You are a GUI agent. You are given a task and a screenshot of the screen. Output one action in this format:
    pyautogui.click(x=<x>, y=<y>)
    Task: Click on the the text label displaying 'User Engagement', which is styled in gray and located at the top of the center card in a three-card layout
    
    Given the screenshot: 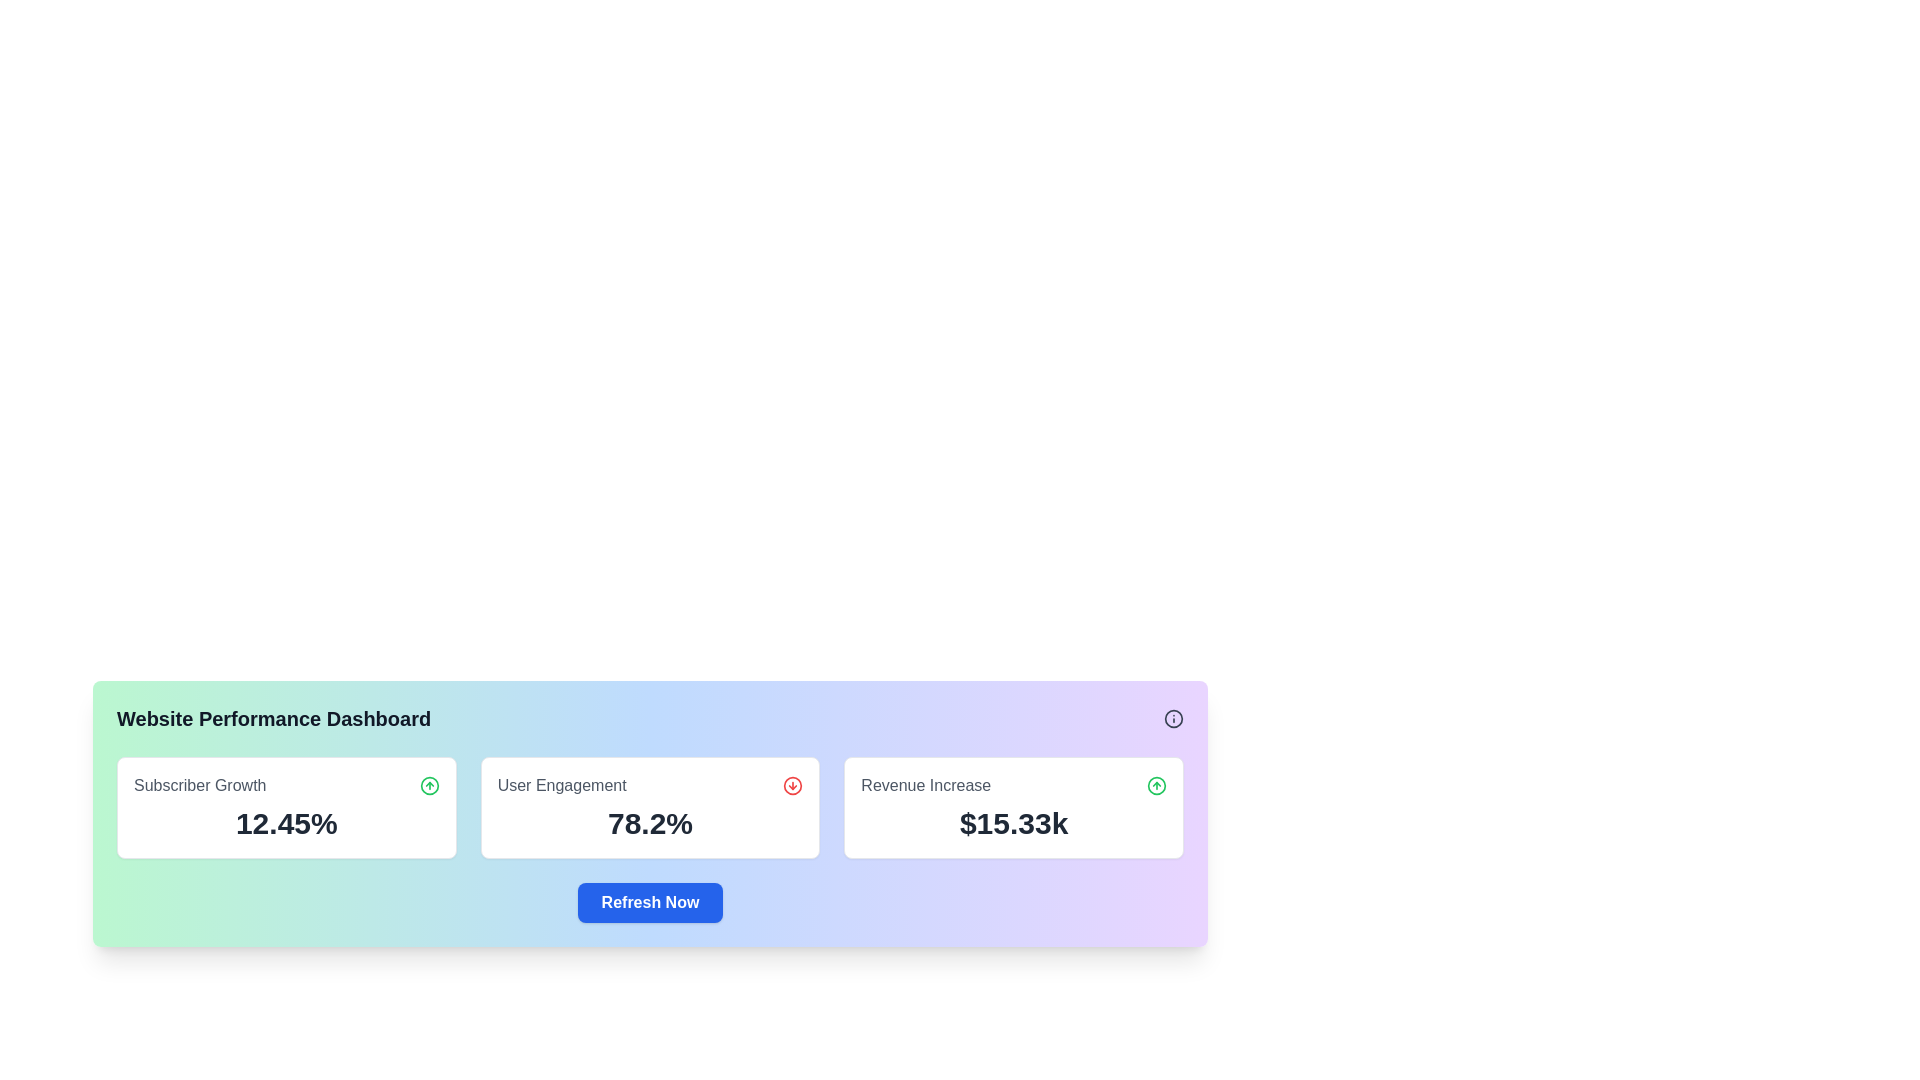 What is the action you would take?
    pyautogui.click(x=561, y=785)
    